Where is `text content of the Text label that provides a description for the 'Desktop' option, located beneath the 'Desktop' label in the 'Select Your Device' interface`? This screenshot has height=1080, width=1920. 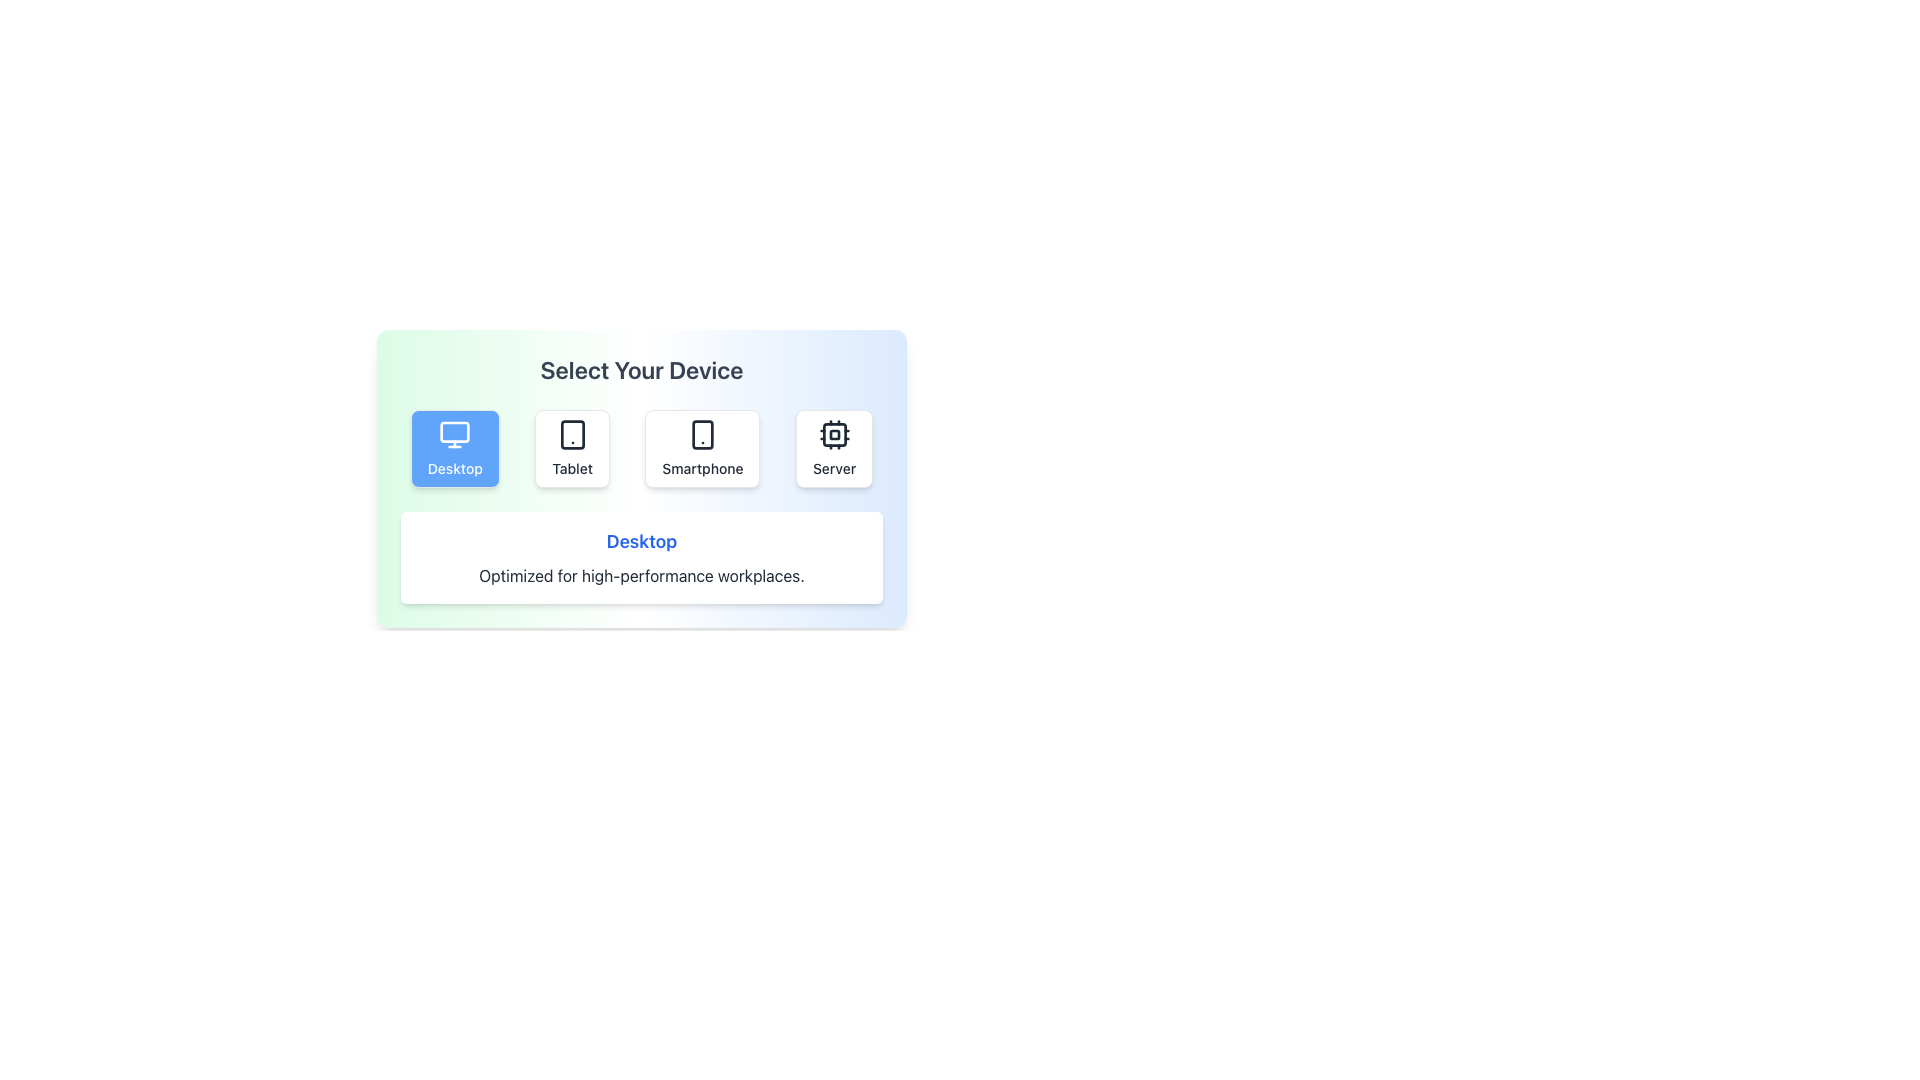 text content of the Text label that provides a description for the 'Desktop' option, located beneath the 'Desktop' label in the 'Select Your Device' interface is located at coordinates (642, 575).